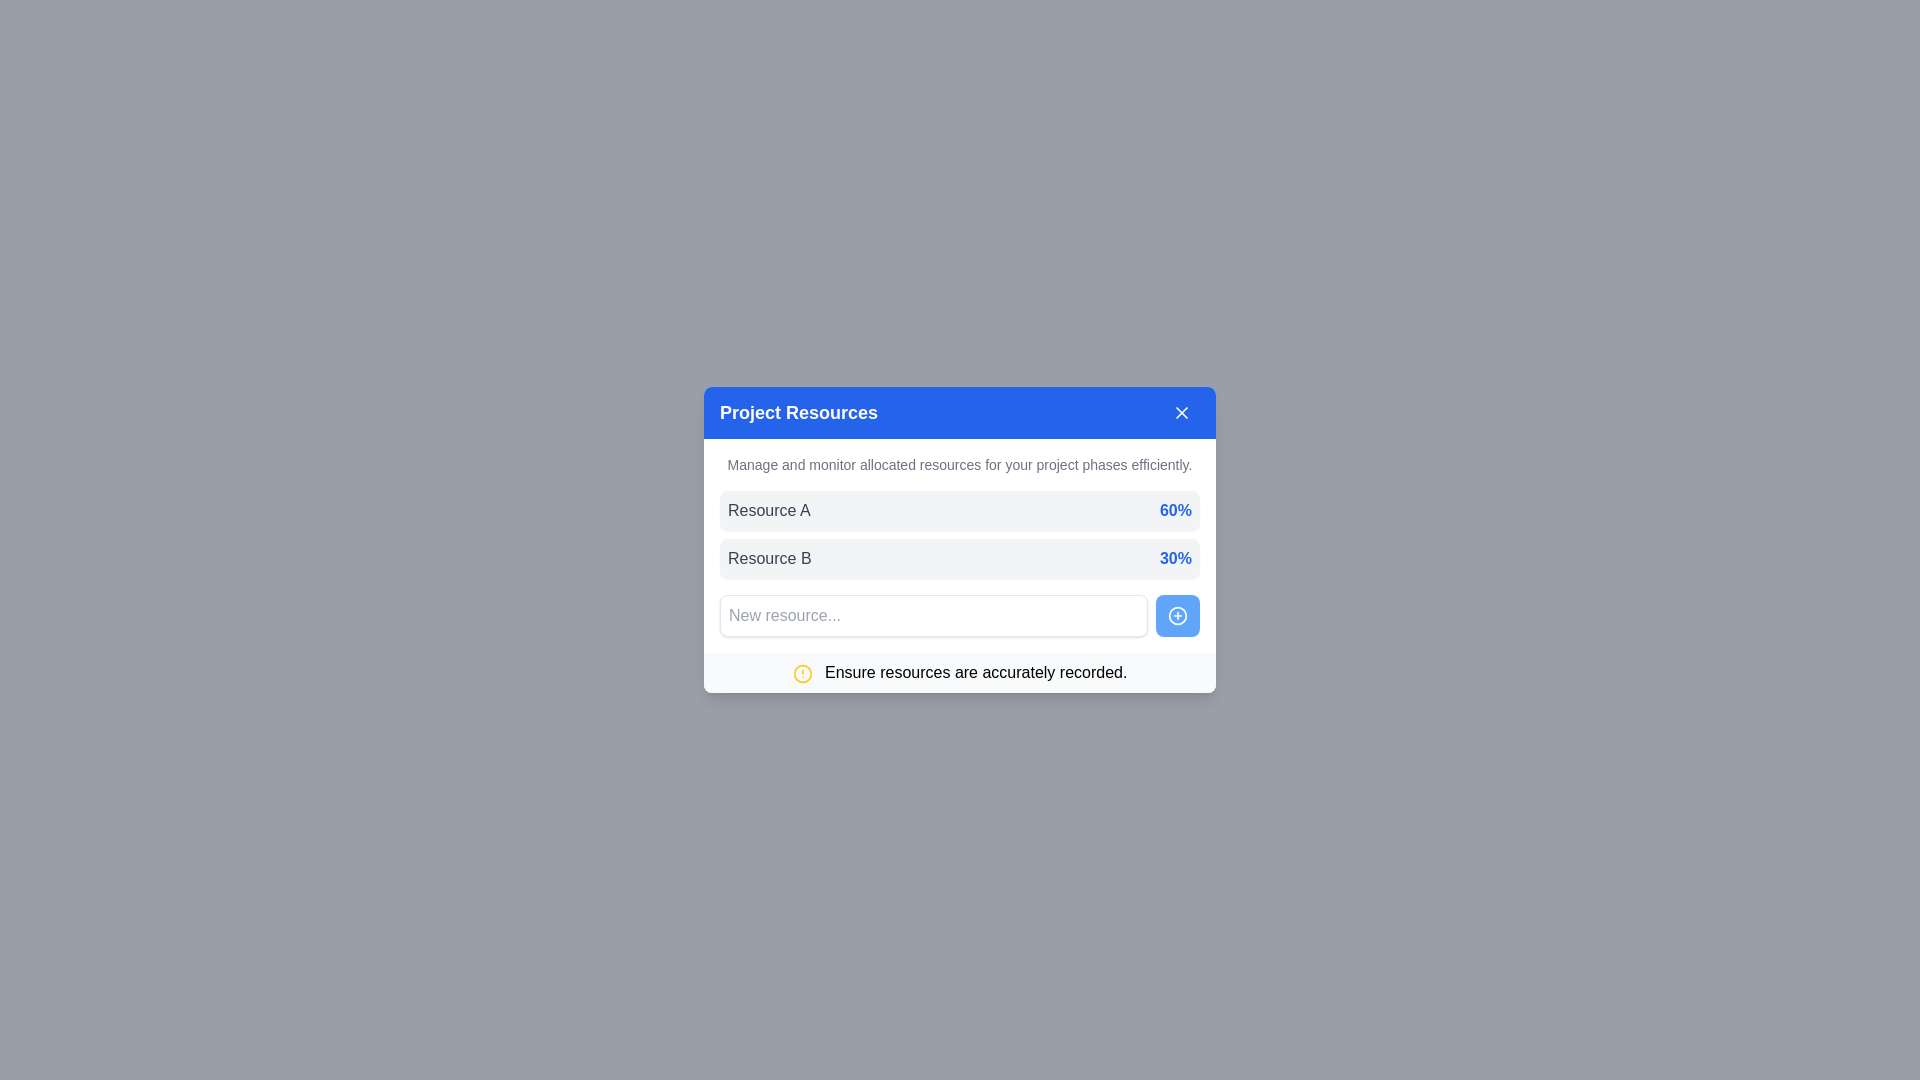 Image resolution: width=1920 pixels, height=1080 pixels. What do you see at coordinates (960, 540) in the screenshot?
I see `the interactive elements of the resource management modal` at bounding box center [960, 540].